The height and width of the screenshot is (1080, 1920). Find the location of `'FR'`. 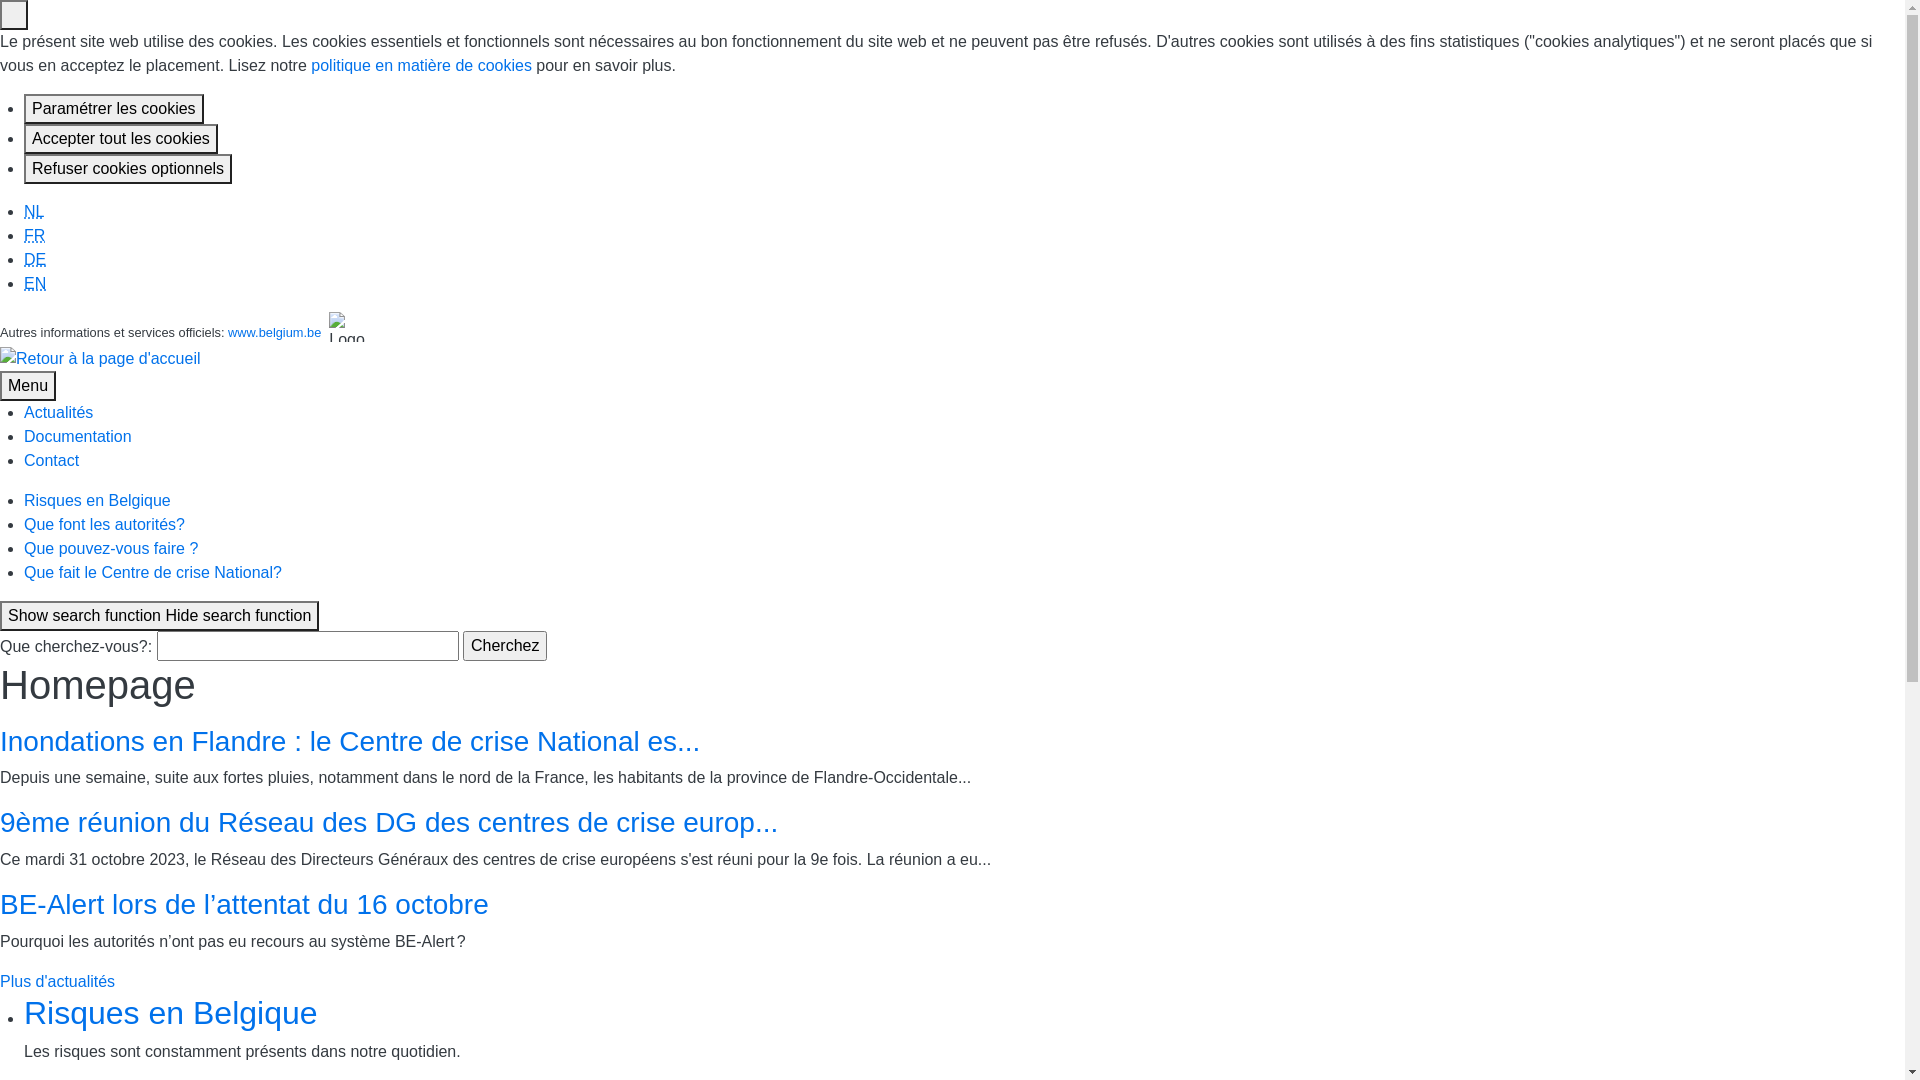

'FR' is located at coordinates (24, 234).